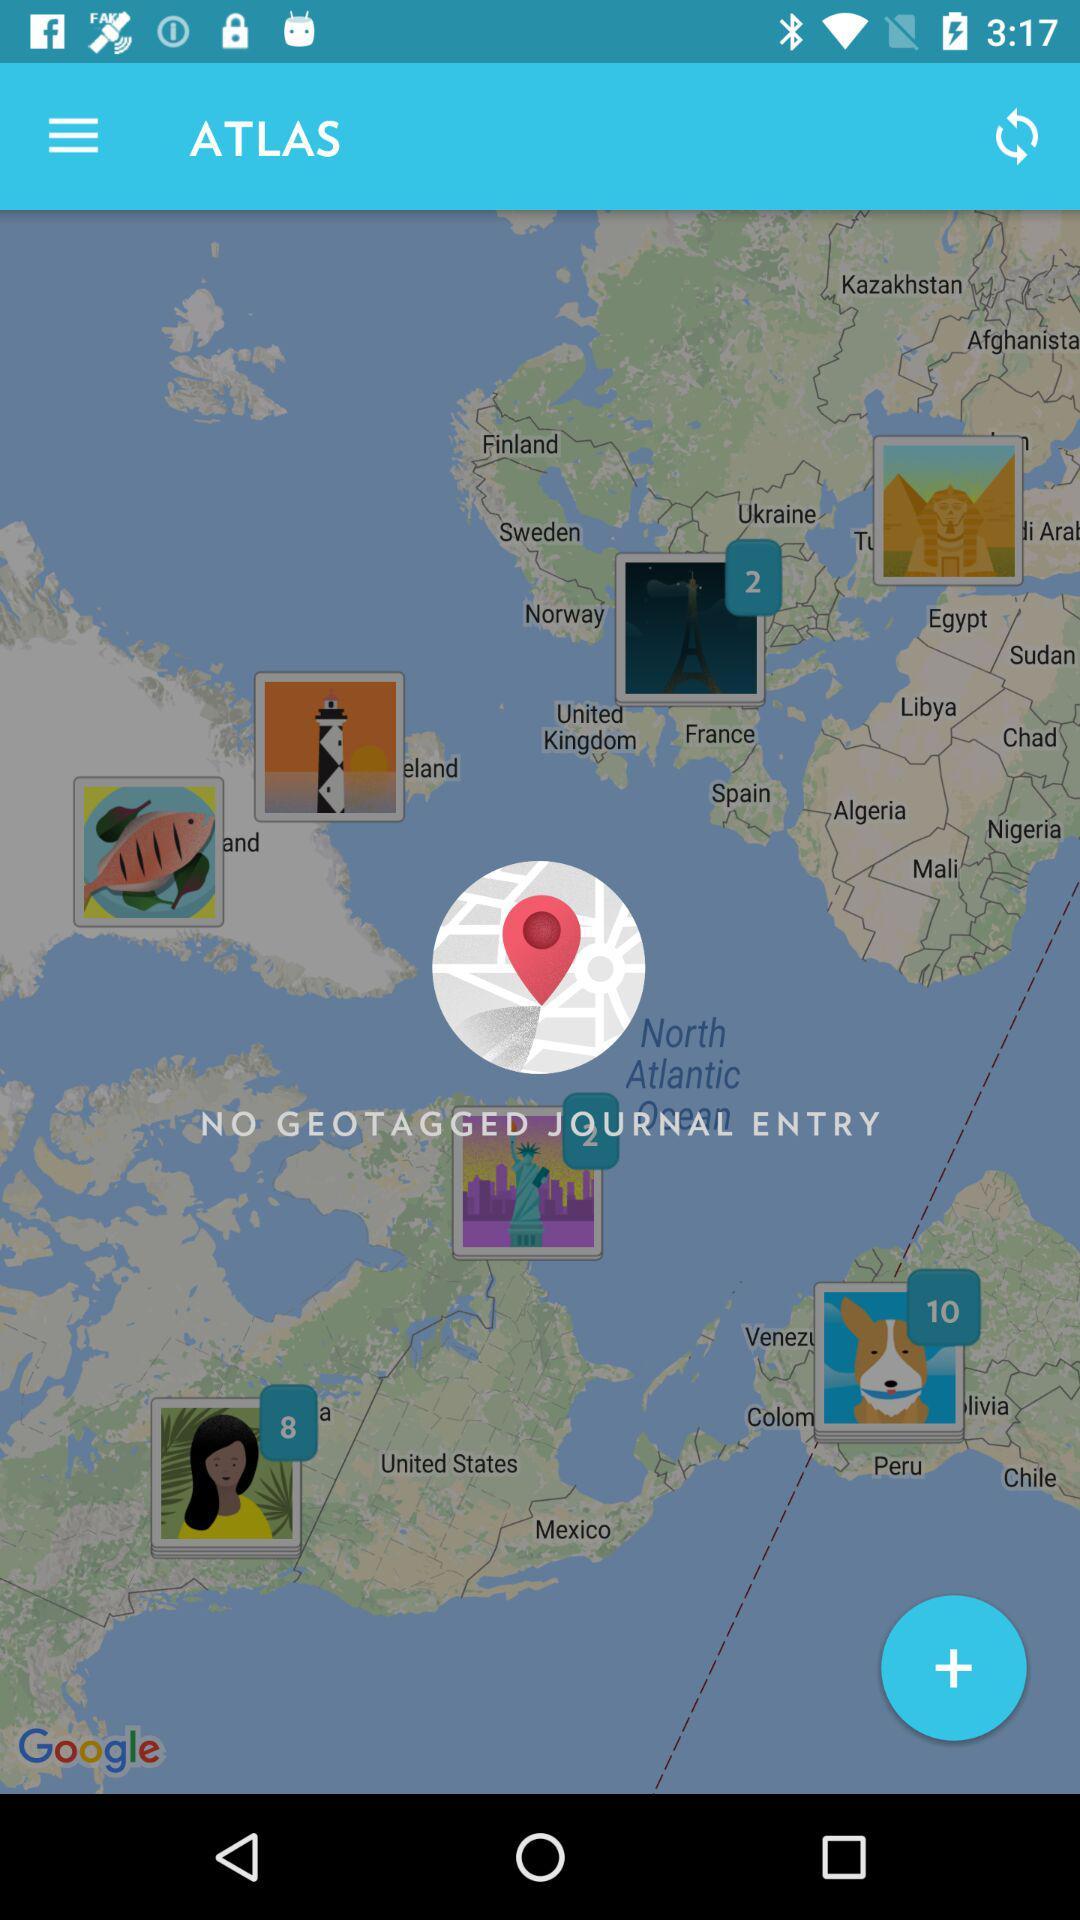 The width and height of the screenshot is (1080, 1920). What do you see at coordinates (1017, 135) in the screenshot?
I see `icon to the right of atlas icon` at bounding box center [1017, 135].